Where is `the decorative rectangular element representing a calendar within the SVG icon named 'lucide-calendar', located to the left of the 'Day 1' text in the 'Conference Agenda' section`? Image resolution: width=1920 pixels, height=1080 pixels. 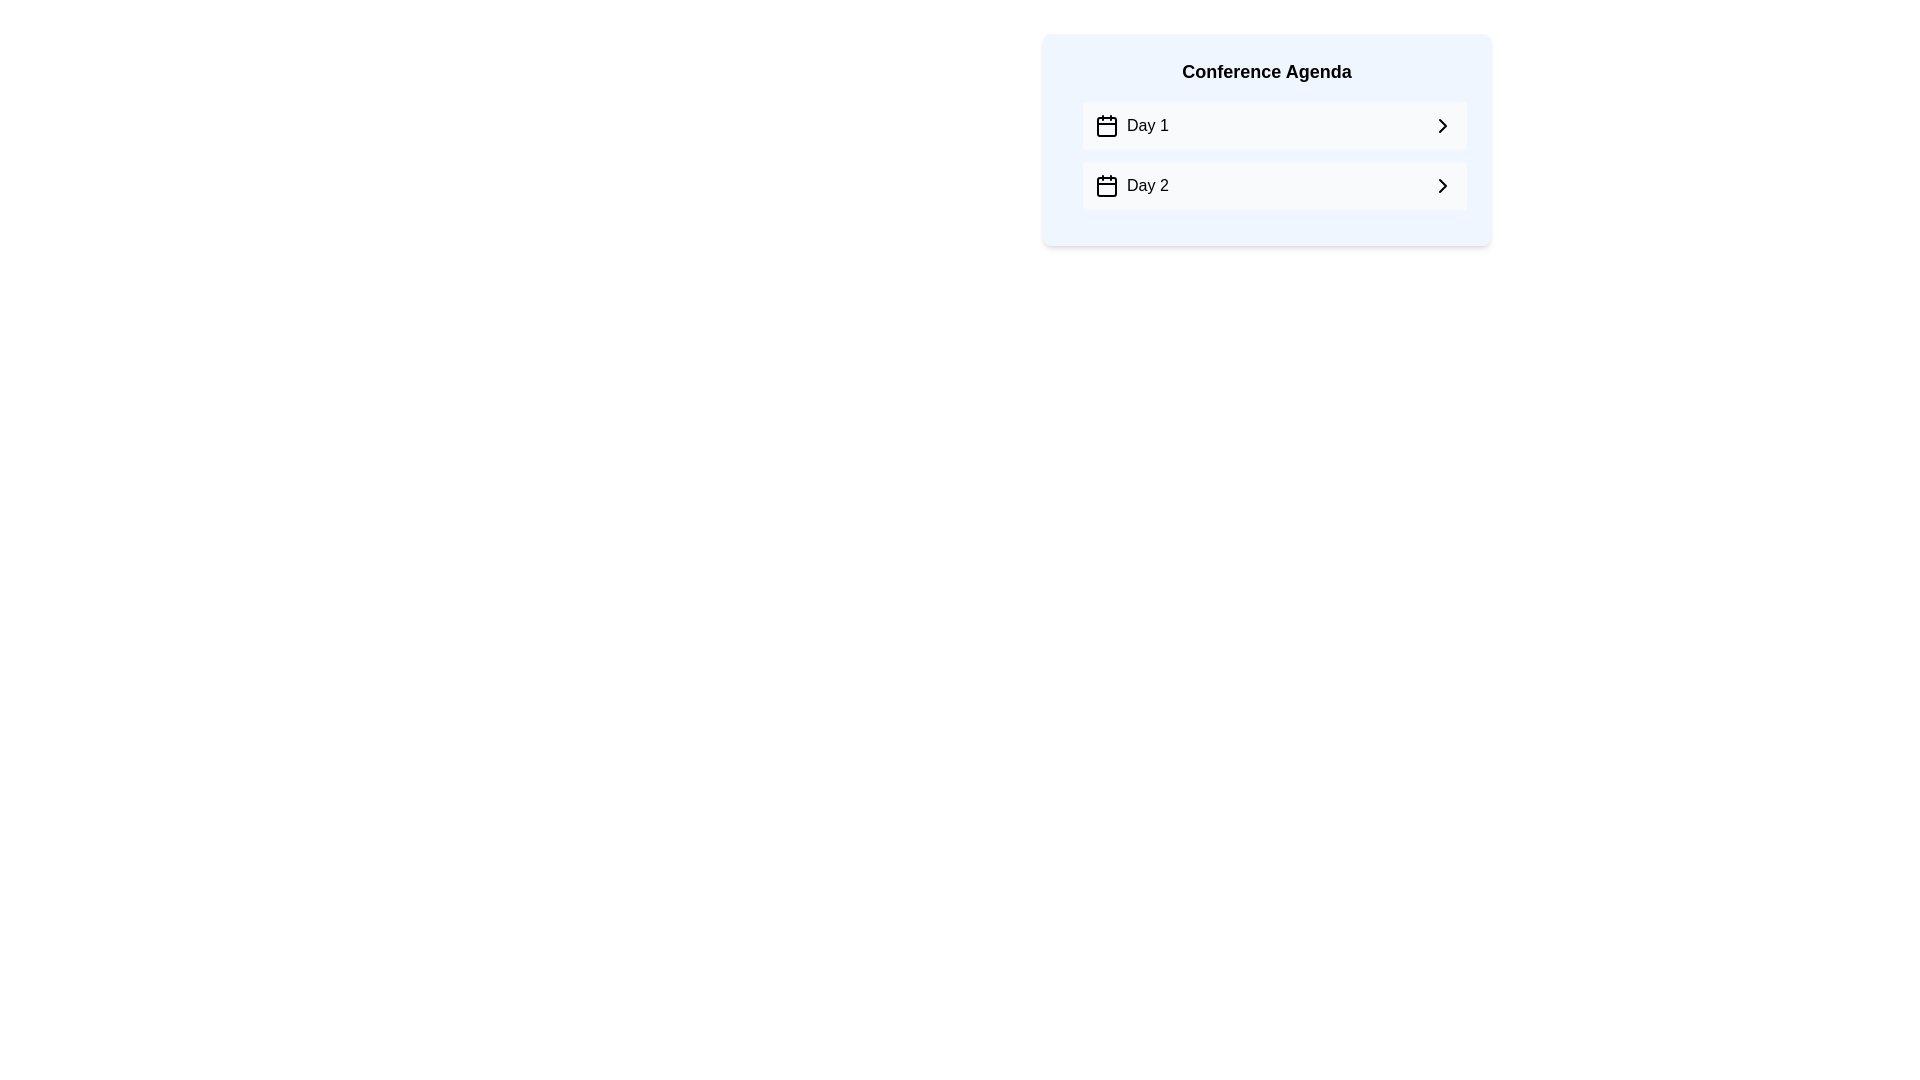
the decorative rectangular element representing a calendar within the SVG icon named 'lucide-calendar', located to the left of the 'Day 1' text in the 'Conference Agenda' section is located at coordinates (1106, 127).